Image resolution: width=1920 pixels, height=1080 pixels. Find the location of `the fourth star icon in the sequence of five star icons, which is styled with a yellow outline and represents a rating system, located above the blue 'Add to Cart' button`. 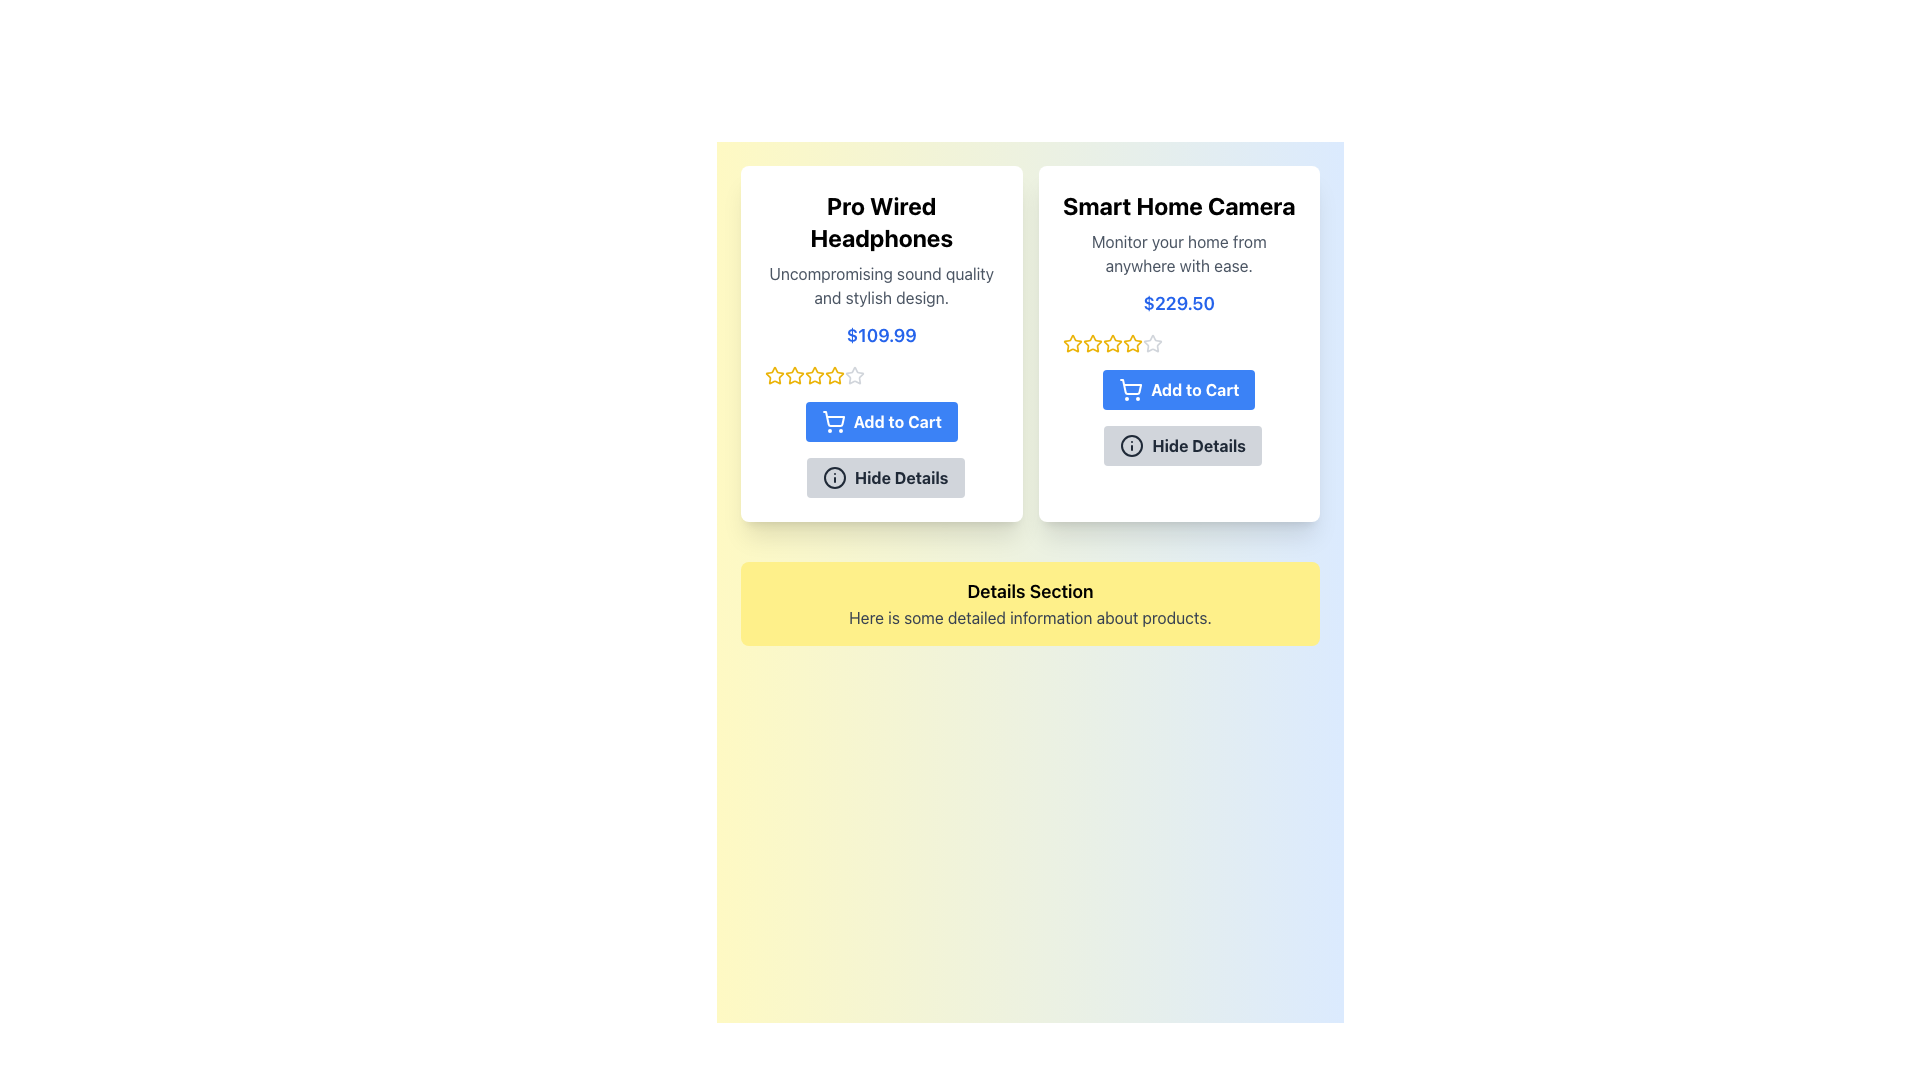

the fourth star icon in the sequence of five star icons, which is styled with a yellow outline and represents a rating system, located above the blue 'Add to Cart' button is located at coordinates (815, 375).